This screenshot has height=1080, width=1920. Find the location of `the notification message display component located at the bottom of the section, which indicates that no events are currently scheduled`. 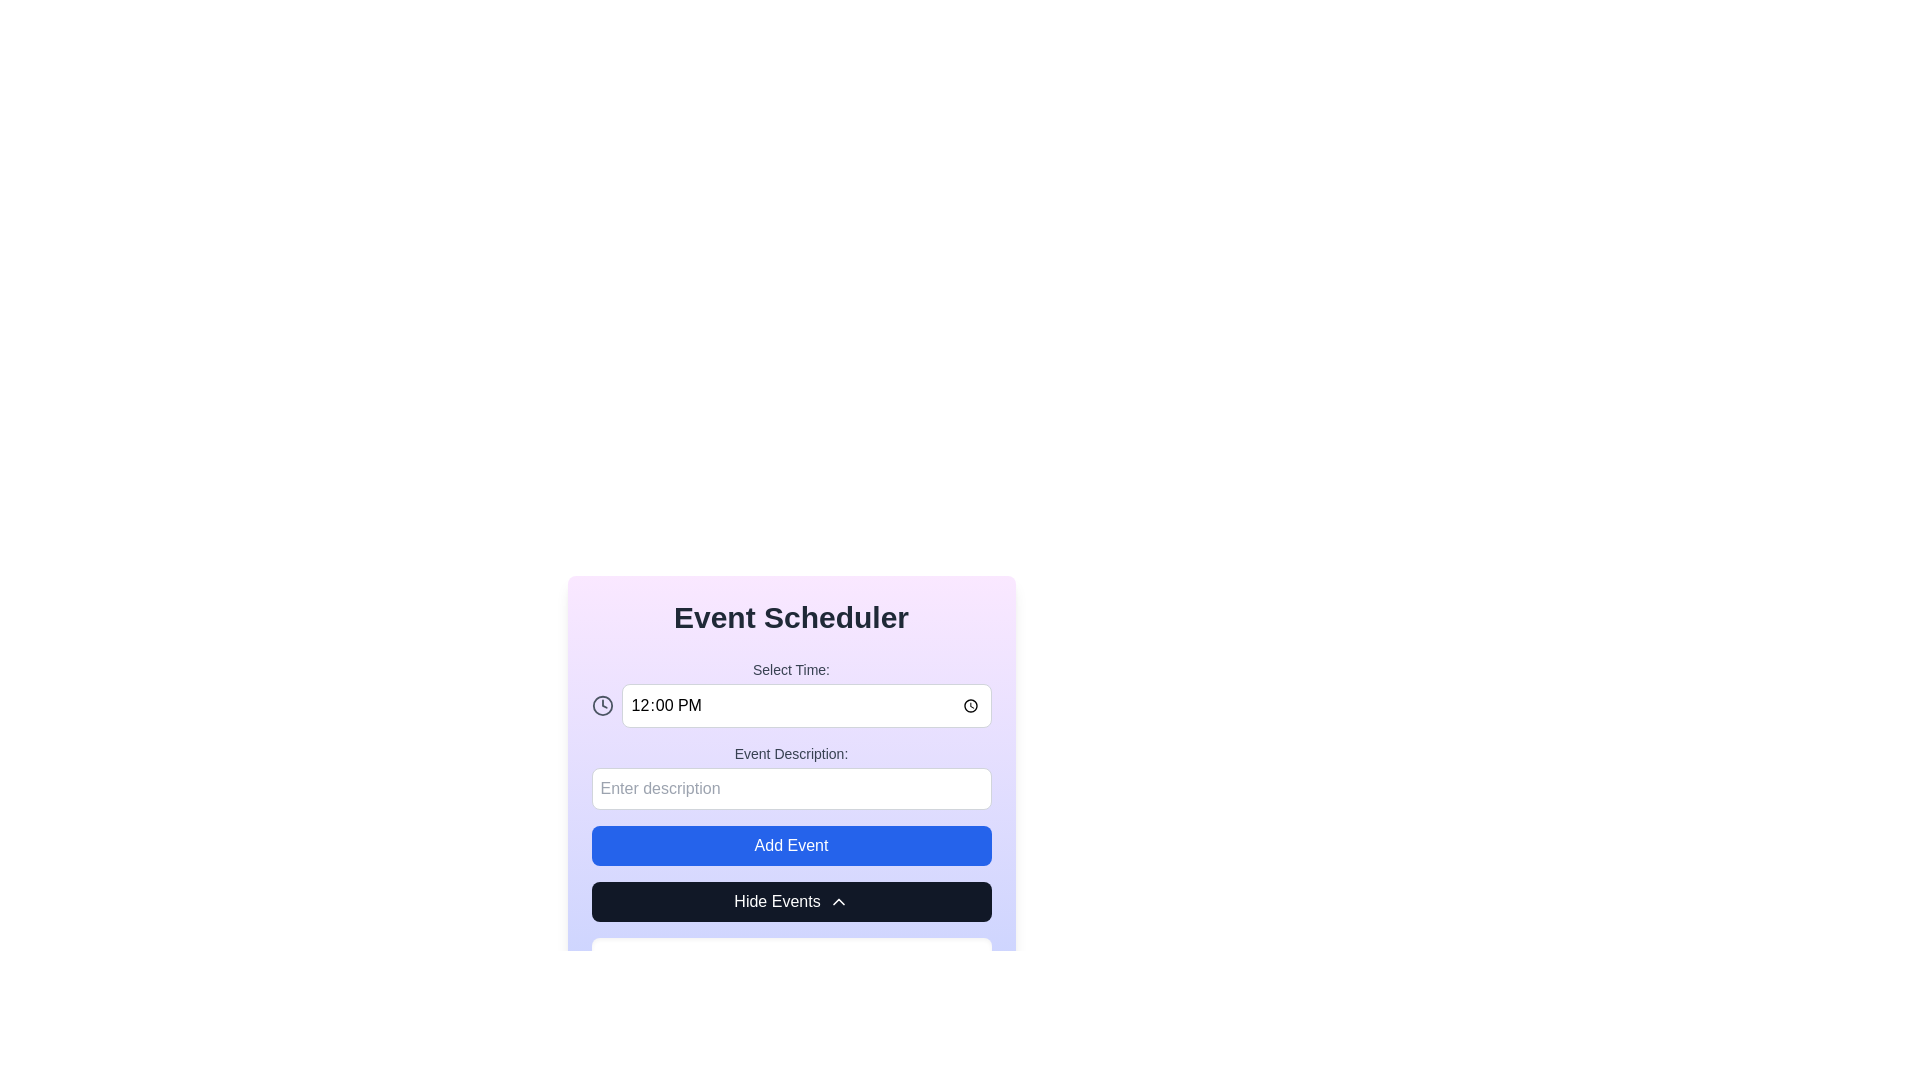

the notification message display component located at the bottom of the section, which indicates that no events are currently scheduled is located at coordinates (790, 964).